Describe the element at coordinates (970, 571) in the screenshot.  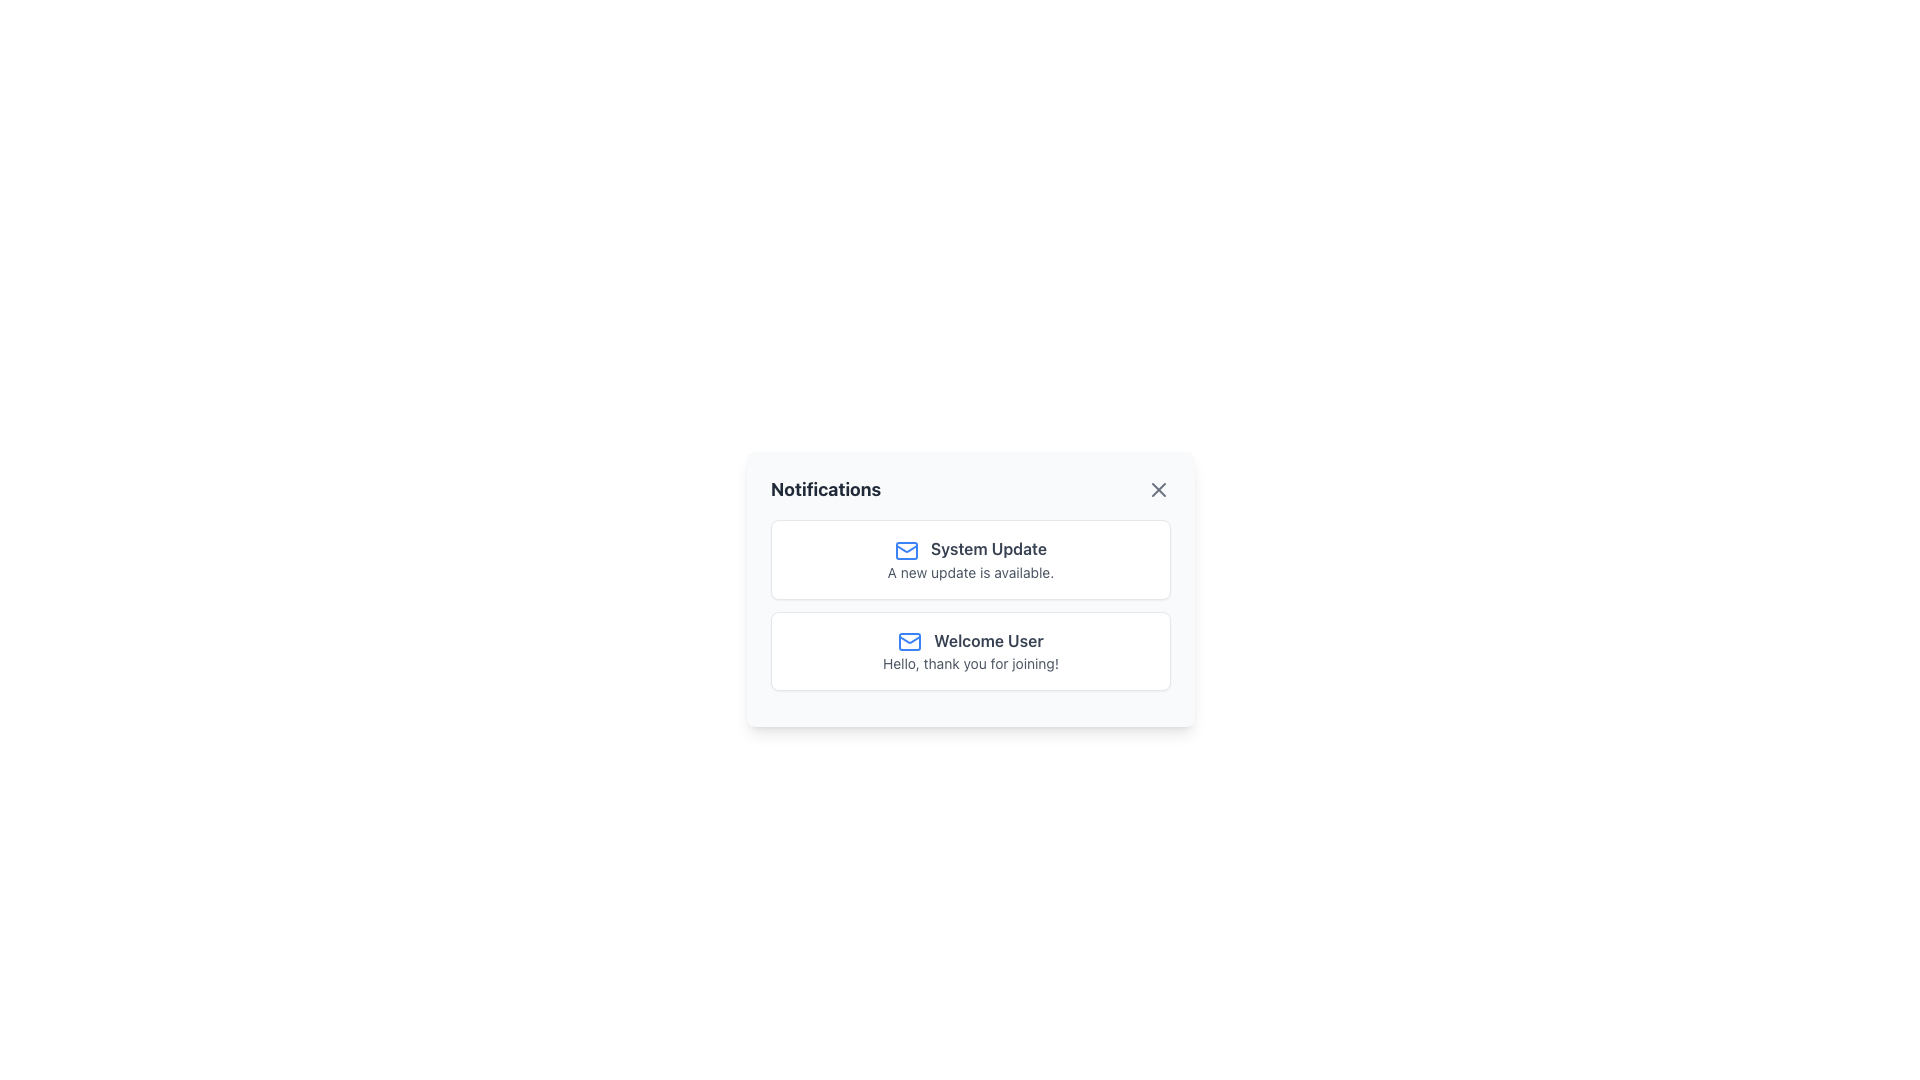
I see `the Text Label that indicates the availability of a new update, positioned below the title 'System Update'` at that location.